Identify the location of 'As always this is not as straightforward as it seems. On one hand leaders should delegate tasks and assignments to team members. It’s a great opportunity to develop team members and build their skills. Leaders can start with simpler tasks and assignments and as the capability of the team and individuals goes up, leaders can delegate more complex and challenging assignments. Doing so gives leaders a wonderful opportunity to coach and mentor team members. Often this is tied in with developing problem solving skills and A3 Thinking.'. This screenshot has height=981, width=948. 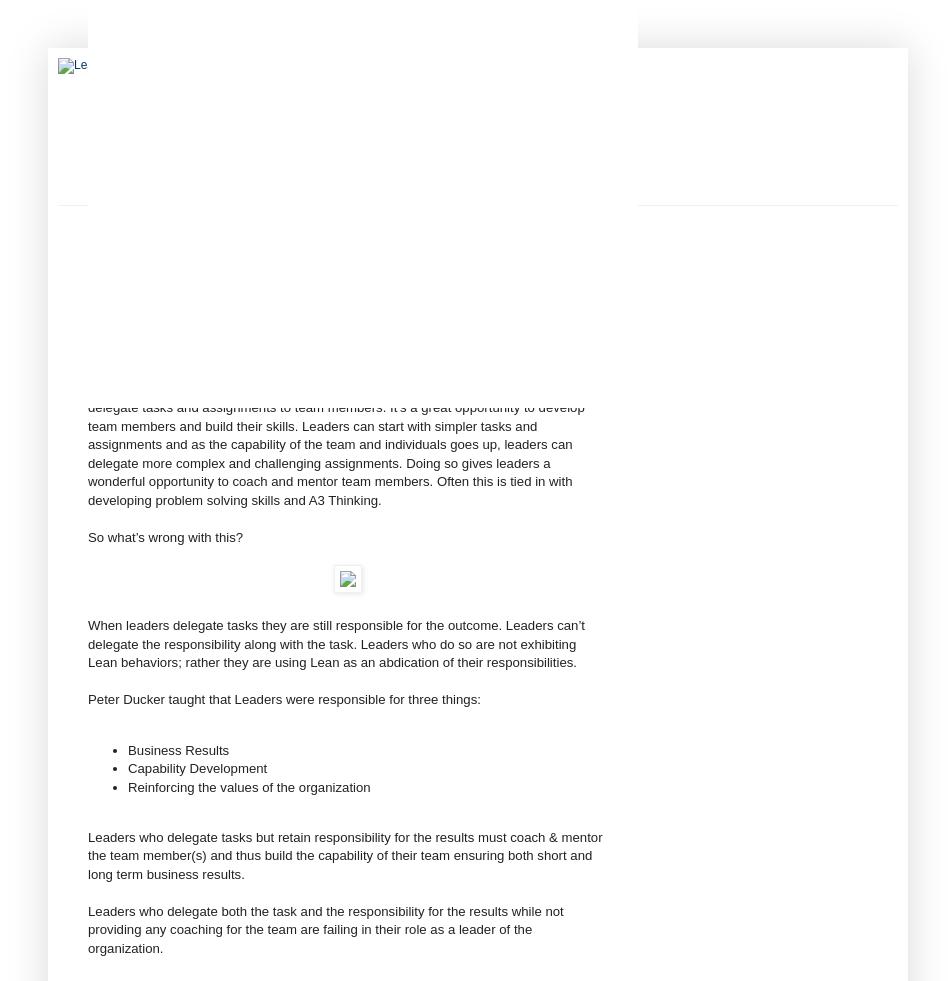
(335, 443).